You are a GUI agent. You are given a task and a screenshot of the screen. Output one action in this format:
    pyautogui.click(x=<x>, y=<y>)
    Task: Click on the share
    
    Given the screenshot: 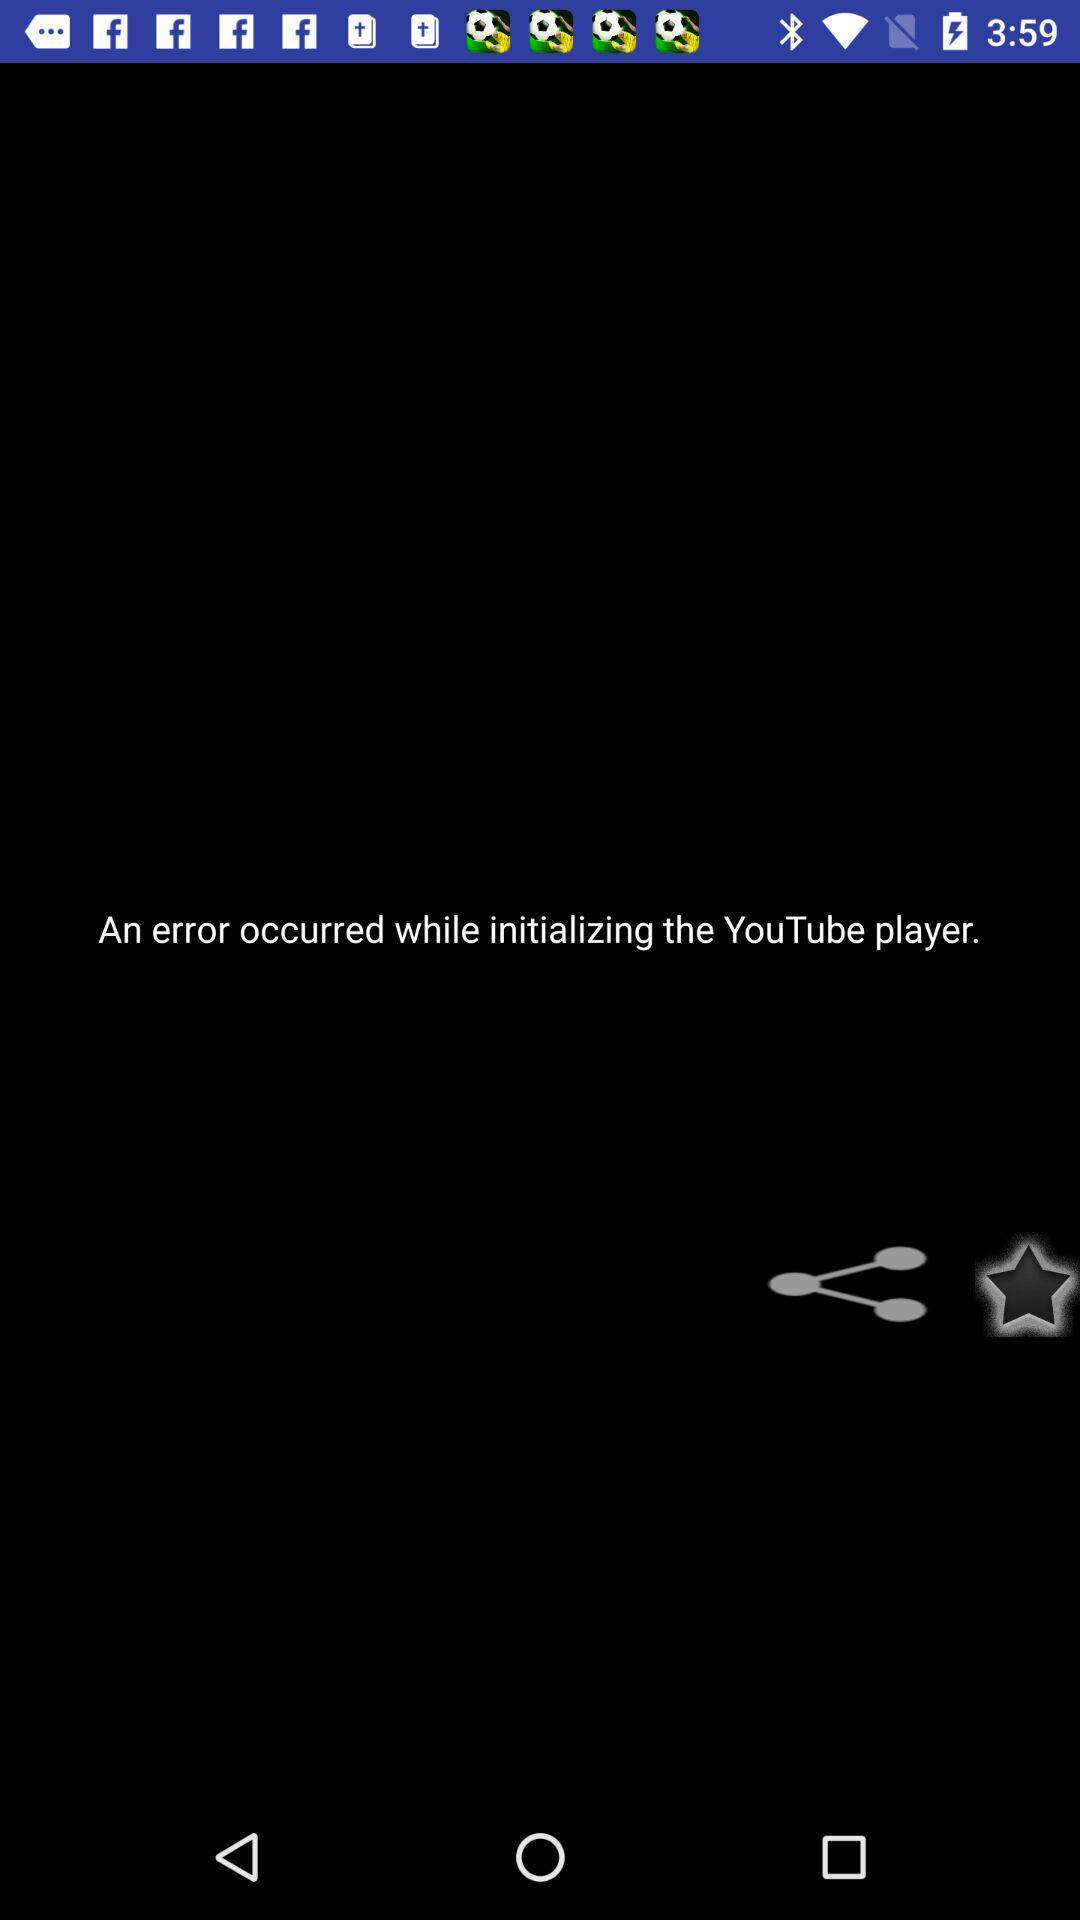 What is the action you would take?
    pyautogui.click(x=858, y=1284)
    